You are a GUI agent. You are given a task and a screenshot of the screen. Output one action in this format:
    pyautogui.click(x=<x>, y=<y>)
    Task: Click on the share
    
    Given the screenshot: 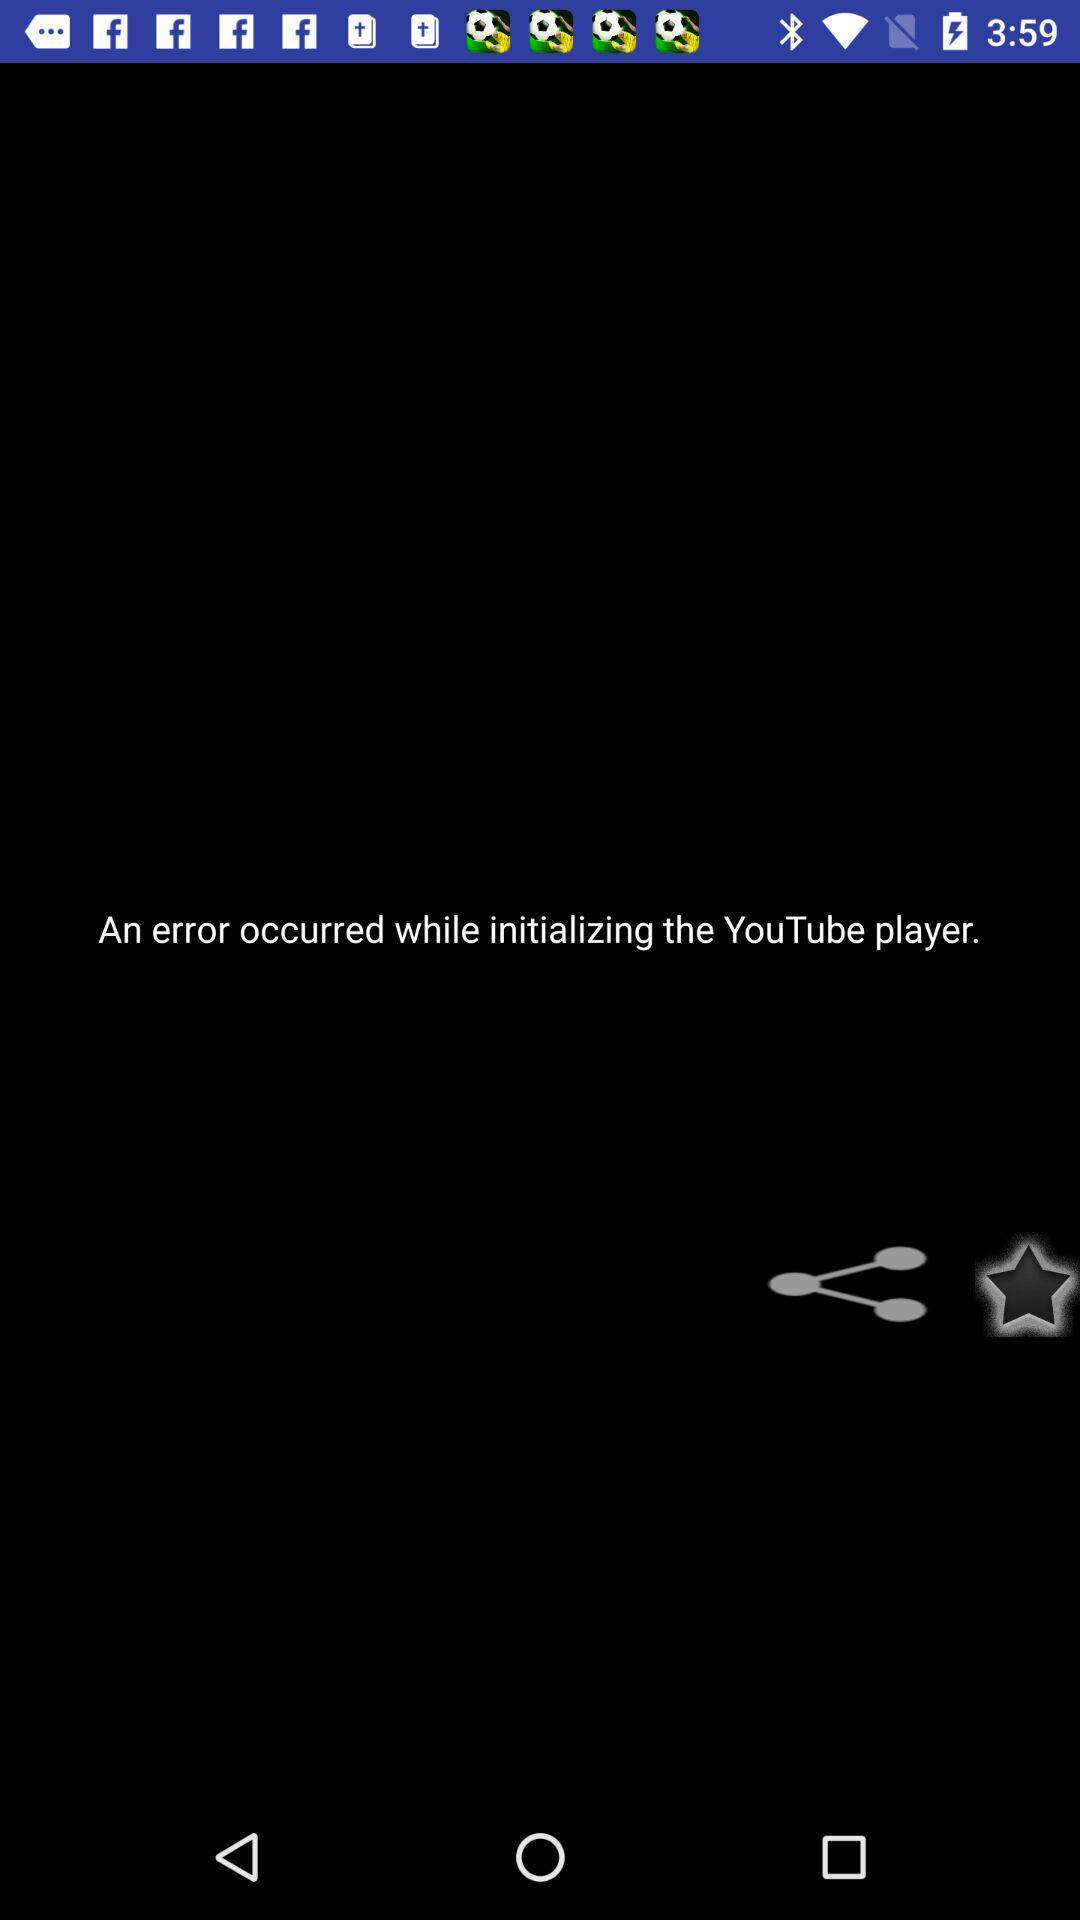 What is the action you would take?
    pyautogui.click(x=858, y=1284)
    